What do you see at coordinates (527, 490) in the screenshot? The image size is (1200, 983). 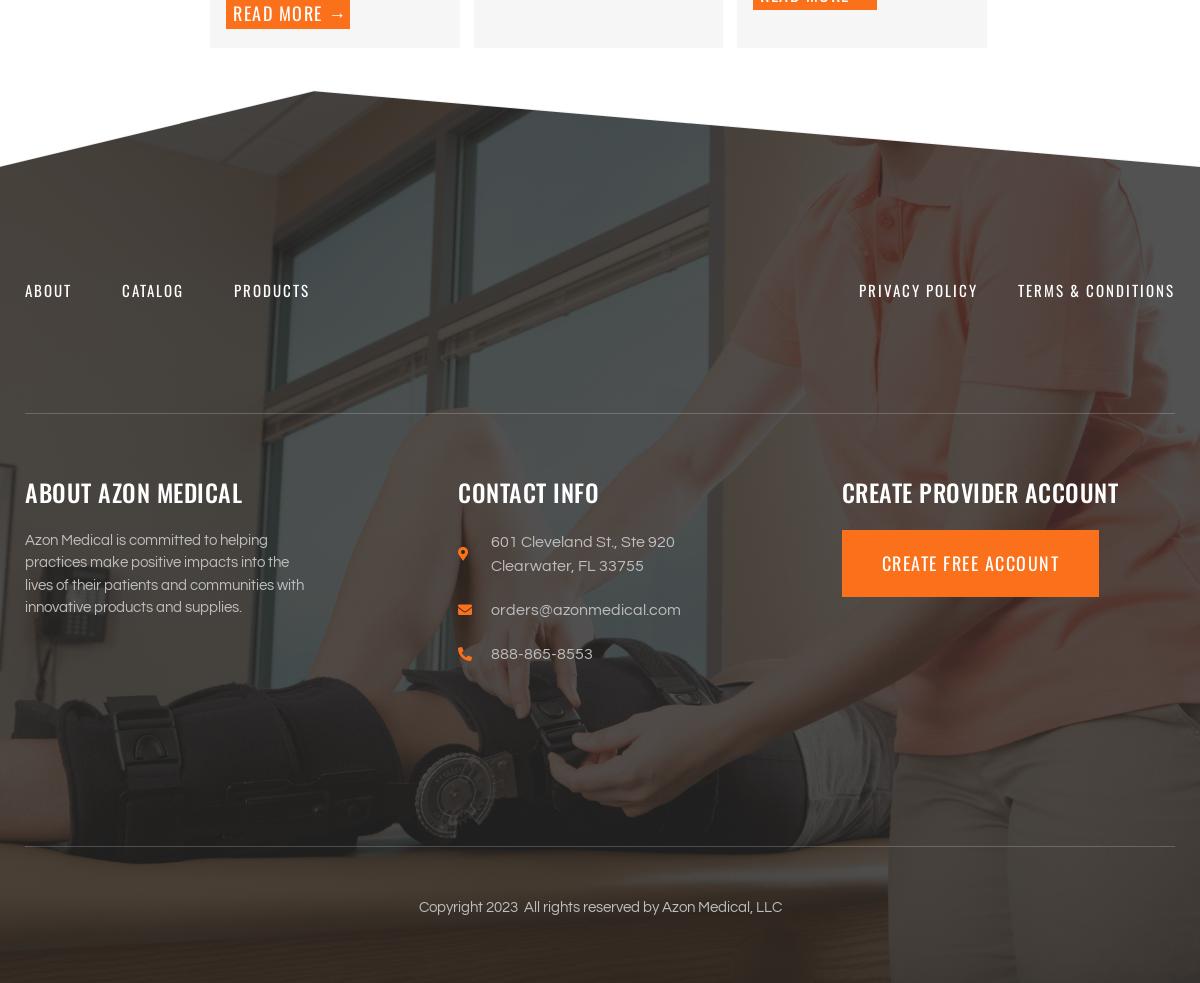 I see `'Contact Info'` at bounding box center [527, 490].